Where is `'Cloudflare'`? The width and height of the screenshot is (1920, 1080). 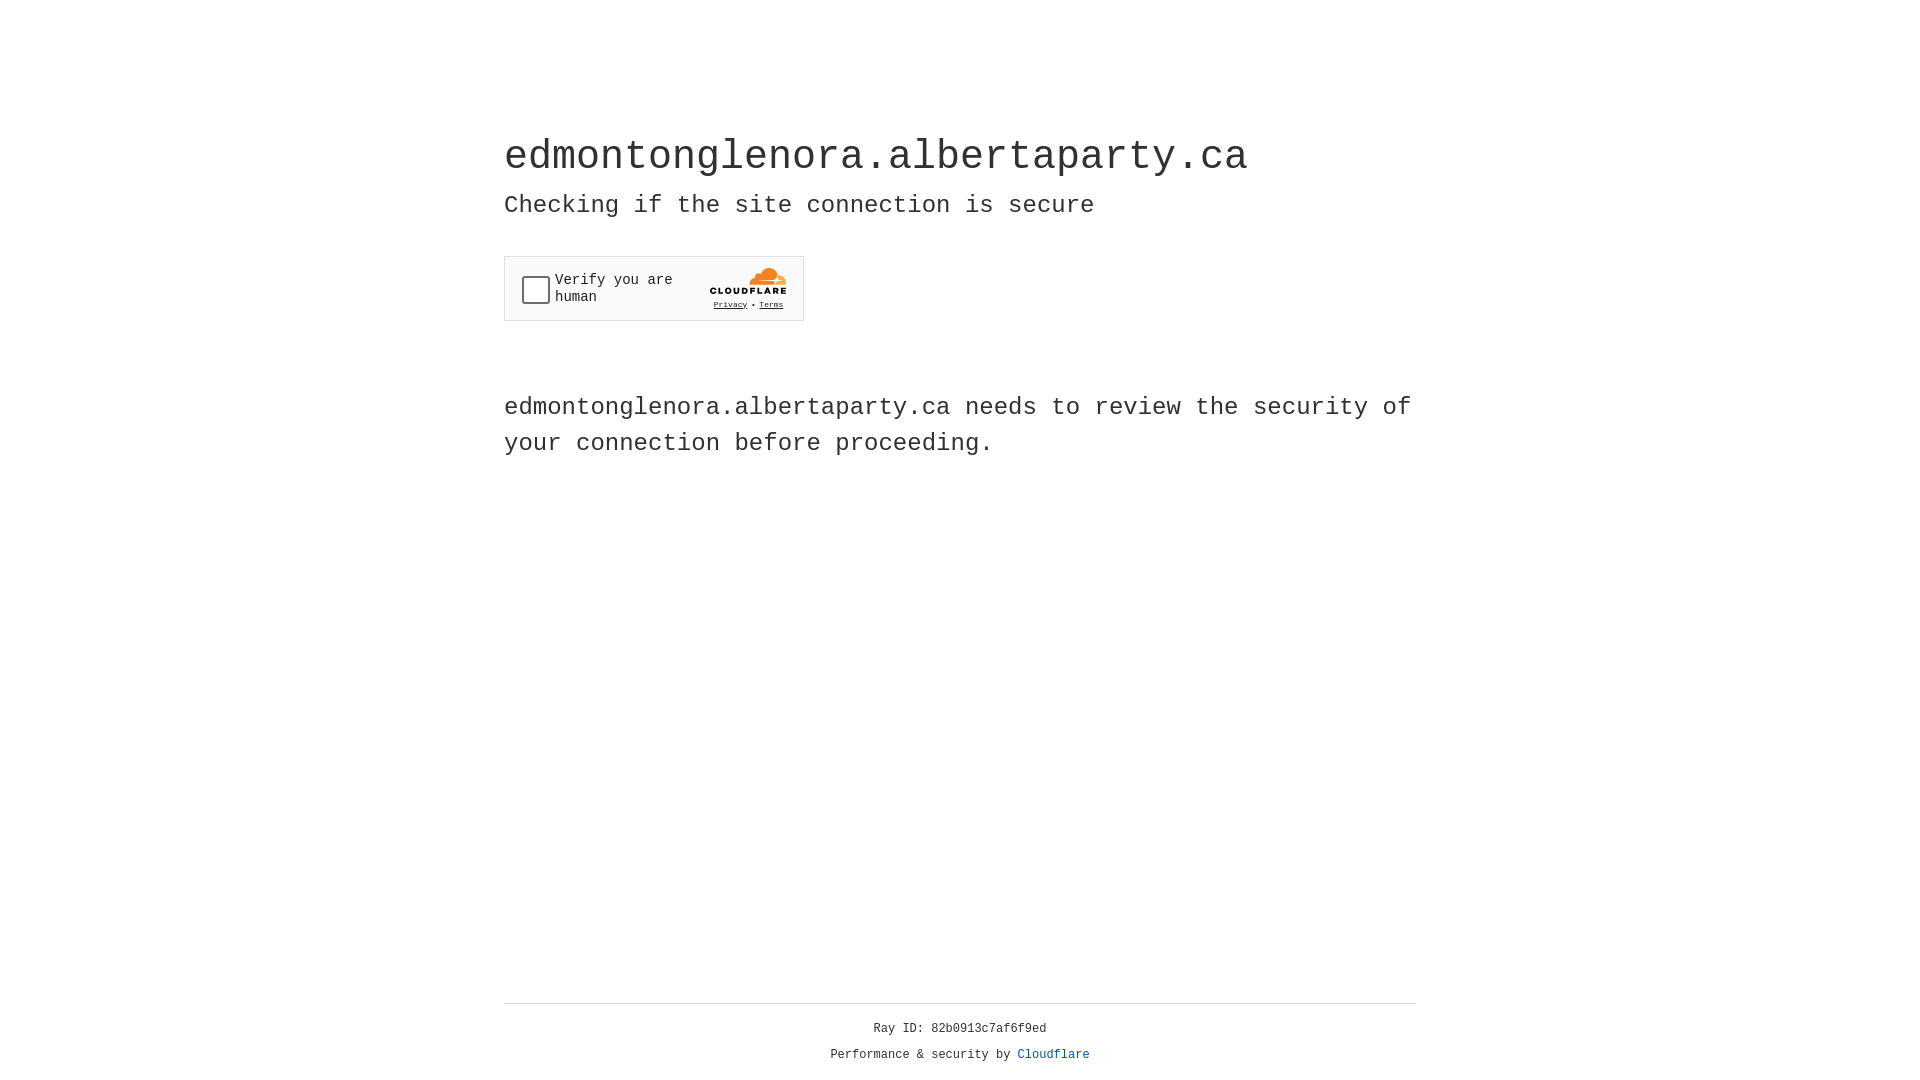 'Cloudflare' is located at coordinates (1053, 1054).